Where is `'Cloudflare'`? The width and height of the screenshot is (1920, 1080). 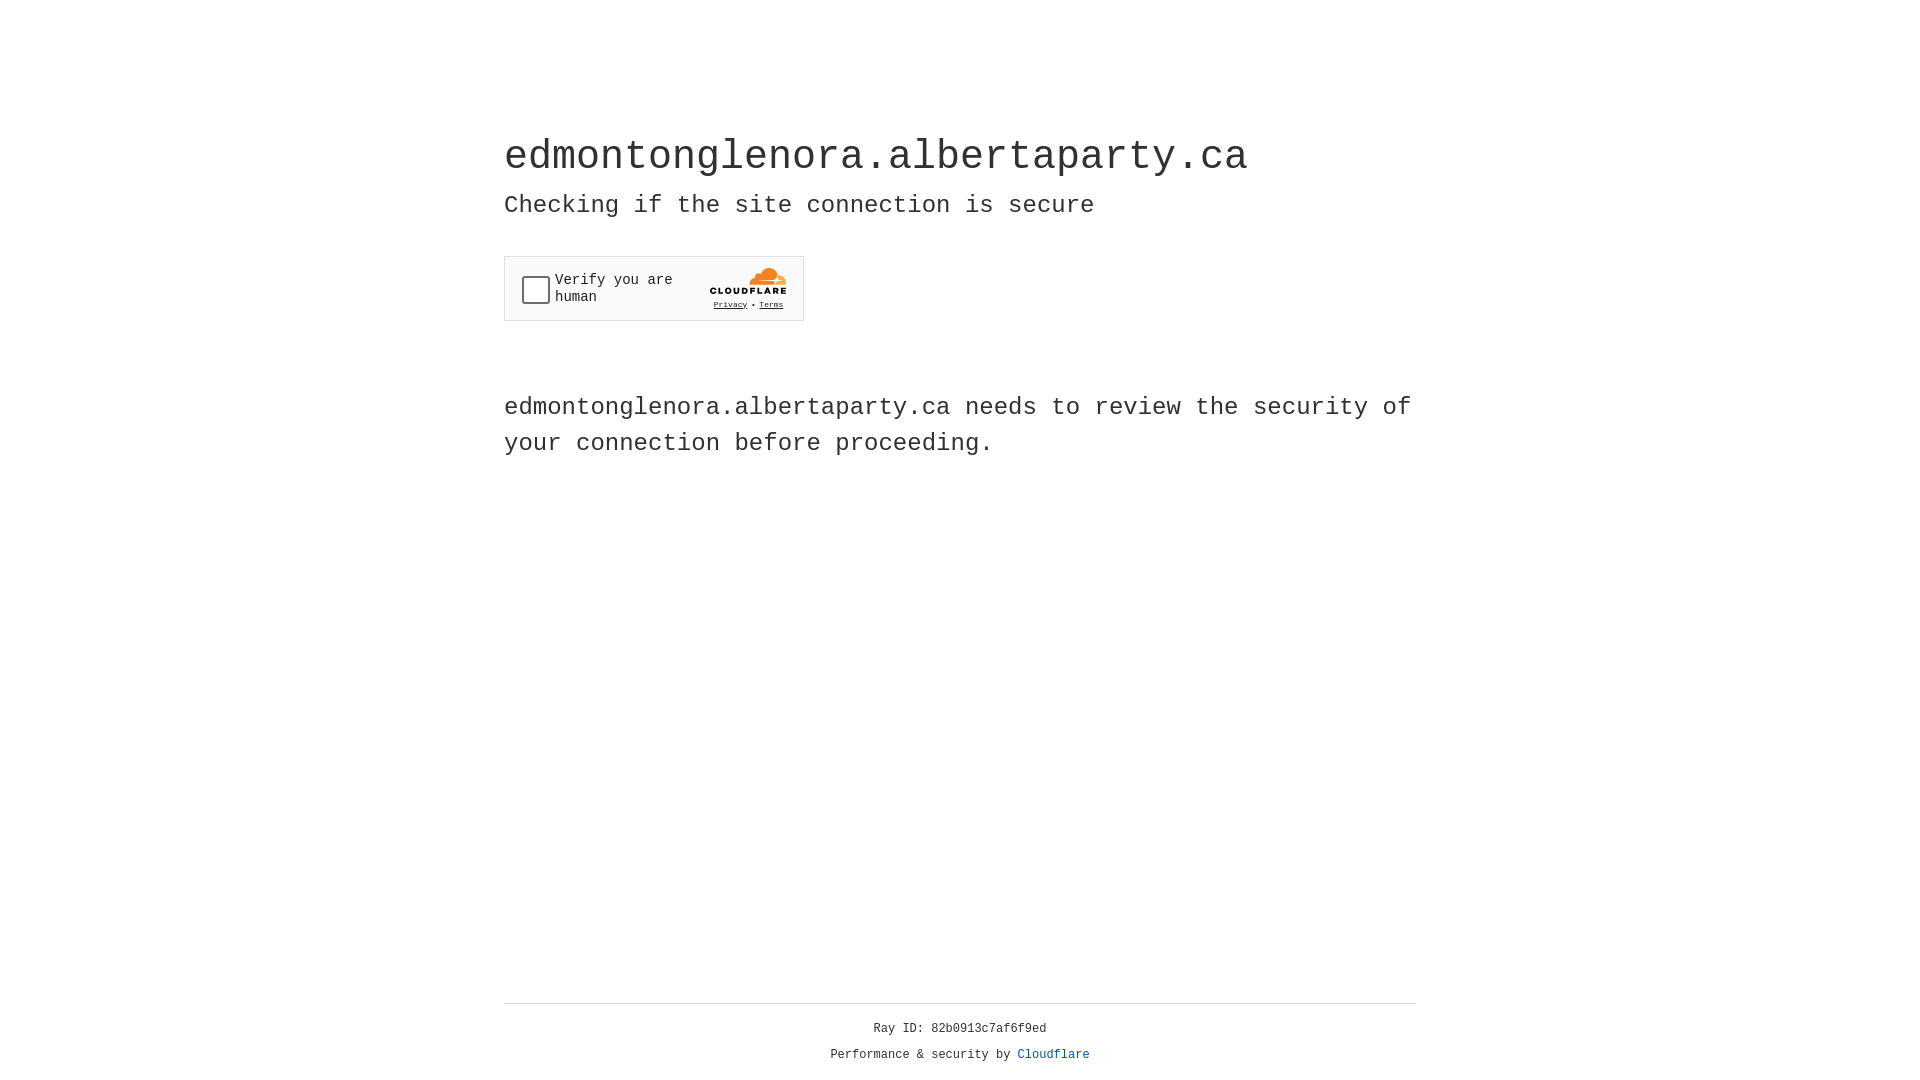 'Cloudflare' is located at coordinates (1053, 1054).